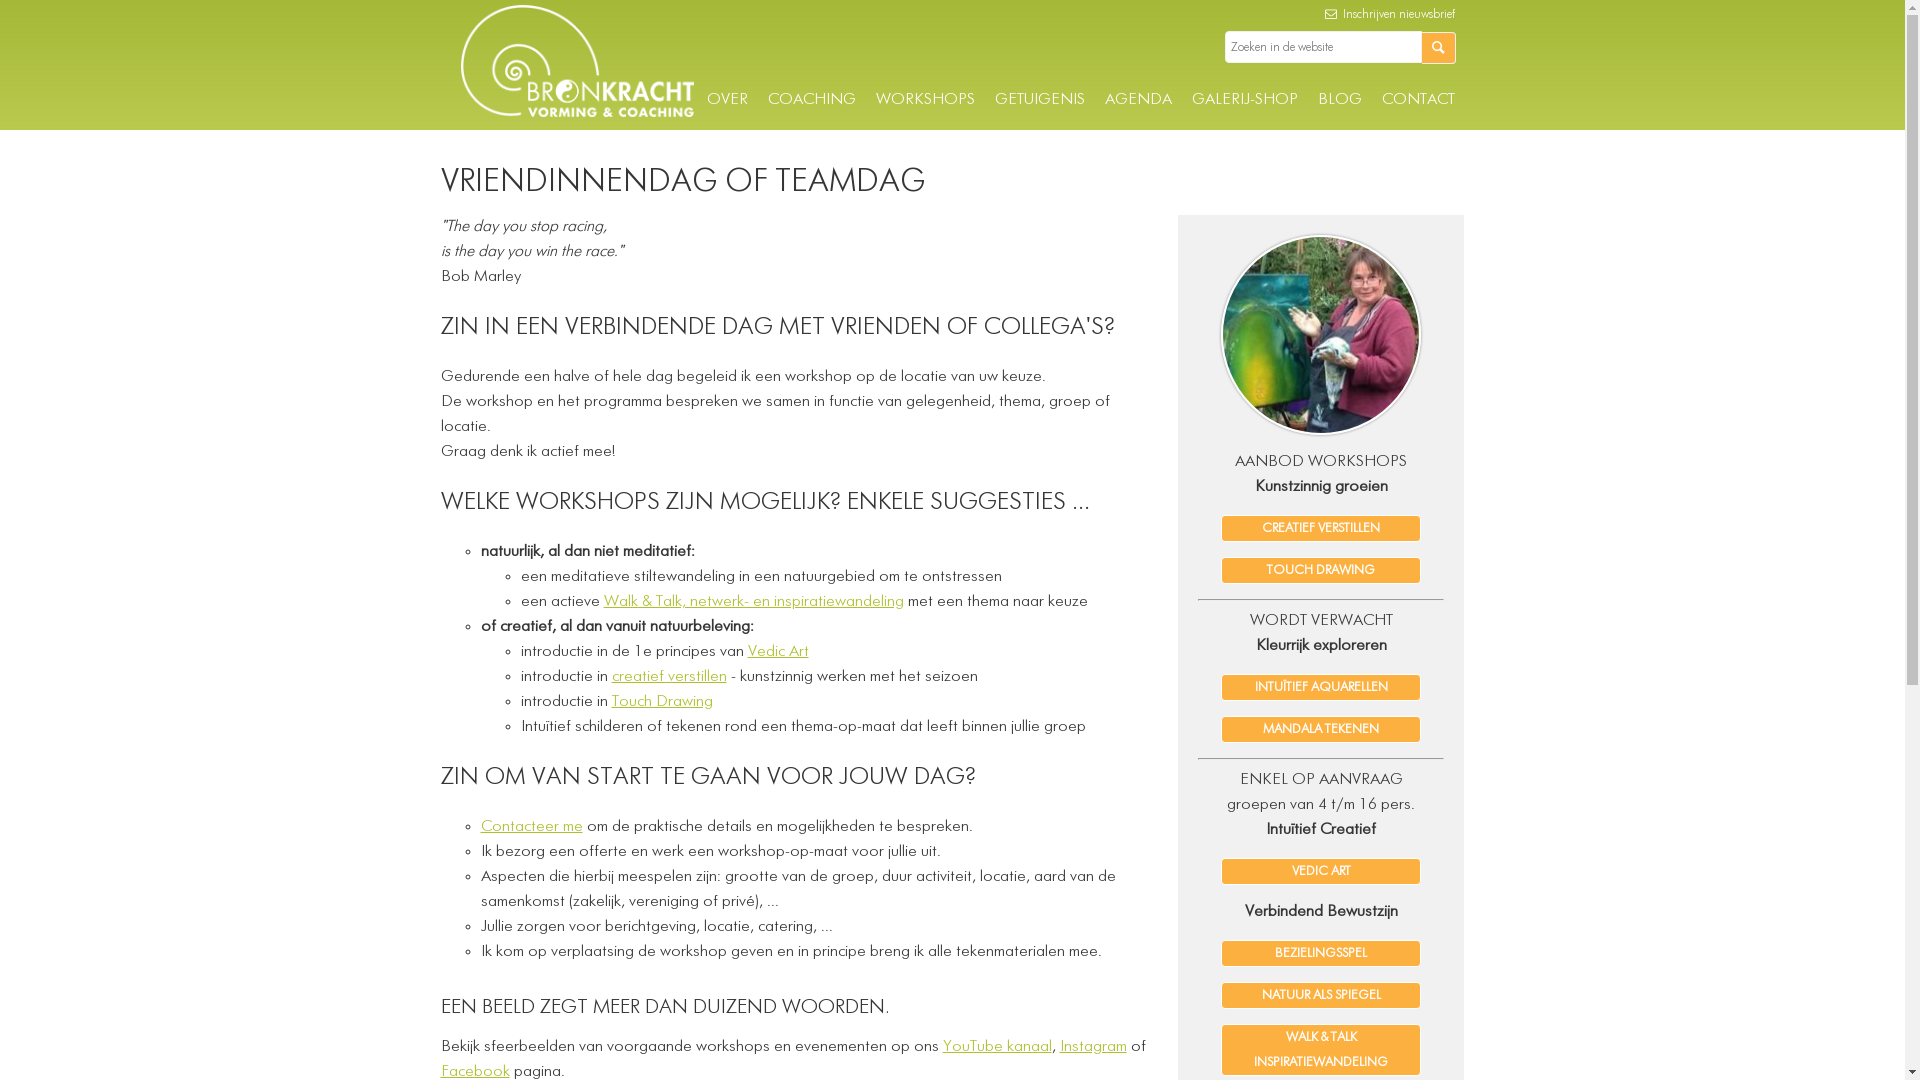 This screenshot has width=1920, height=1080. What do you see at coordinates (767, 100) in the screenshot?
I see `'COACHING'` at bounding box center [767, 100].